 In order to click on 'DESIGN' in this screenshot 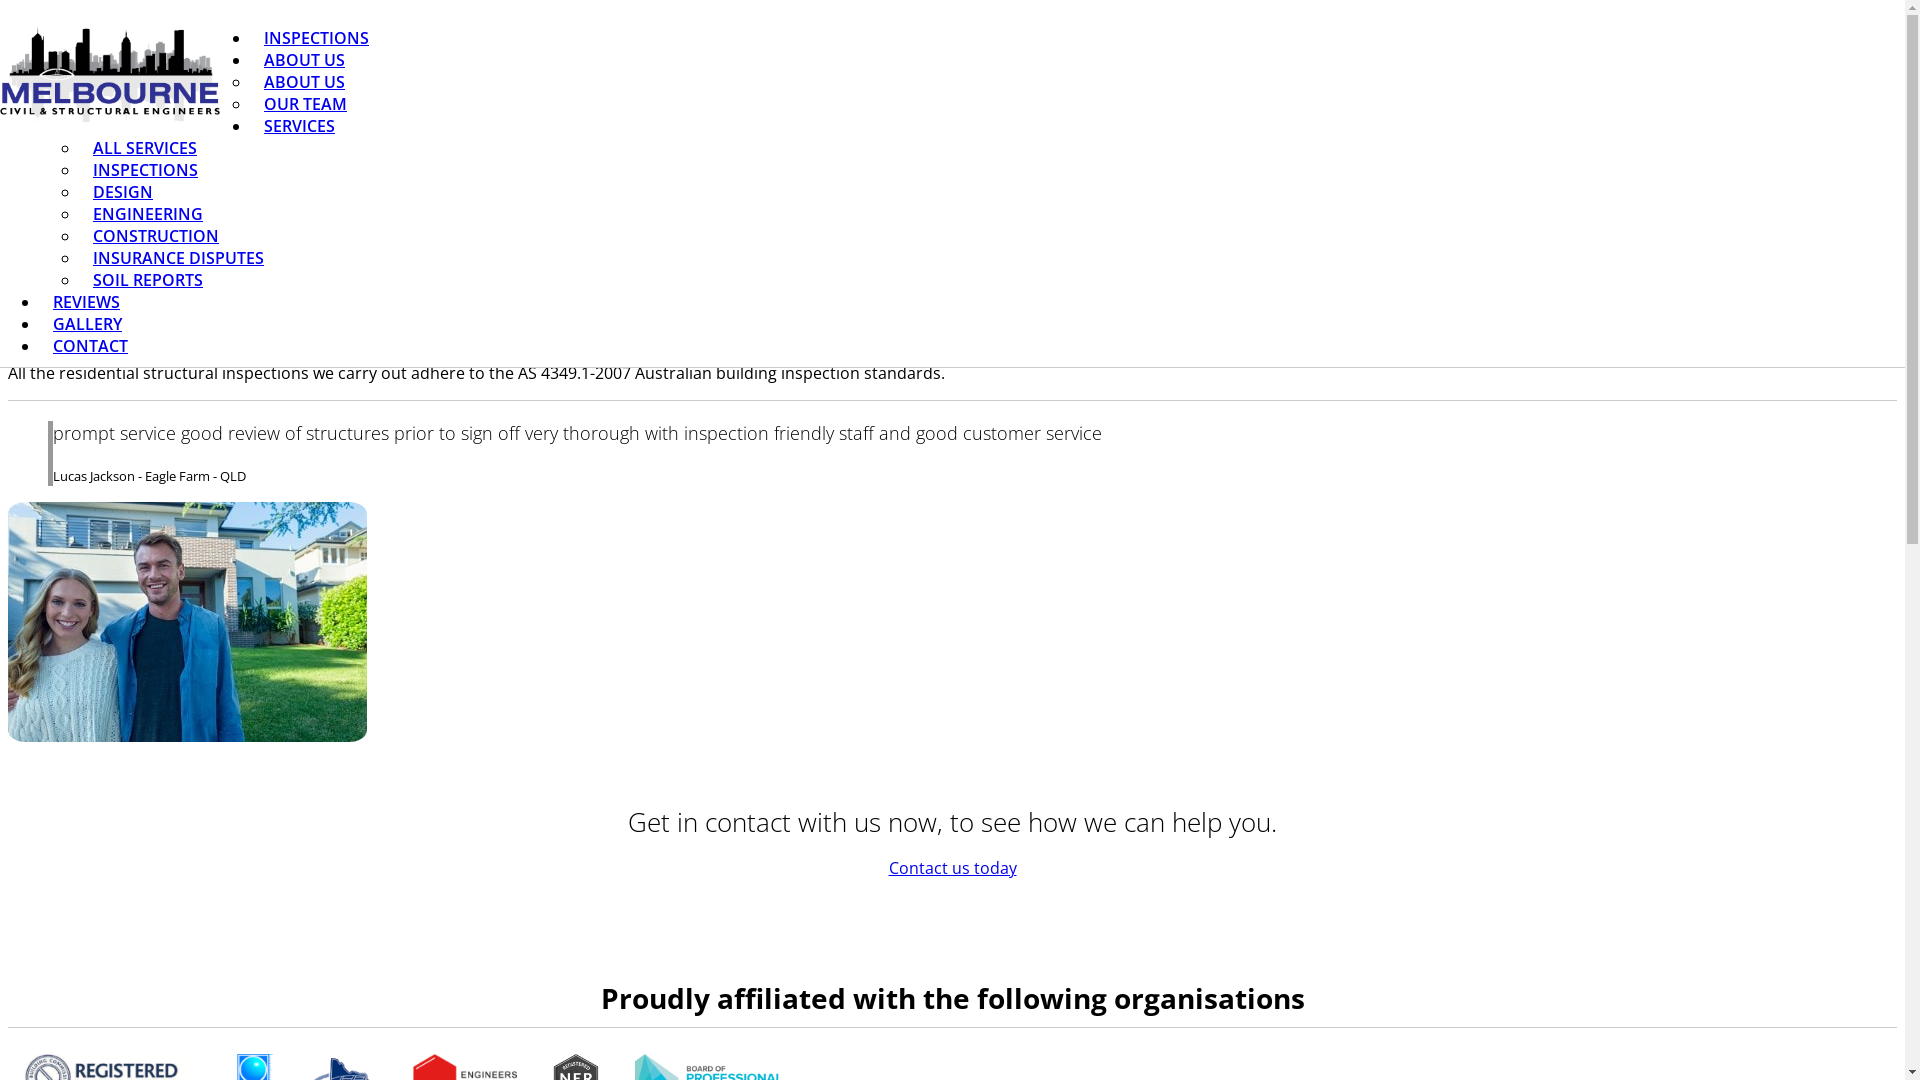, I will do `click(122, 192)`.